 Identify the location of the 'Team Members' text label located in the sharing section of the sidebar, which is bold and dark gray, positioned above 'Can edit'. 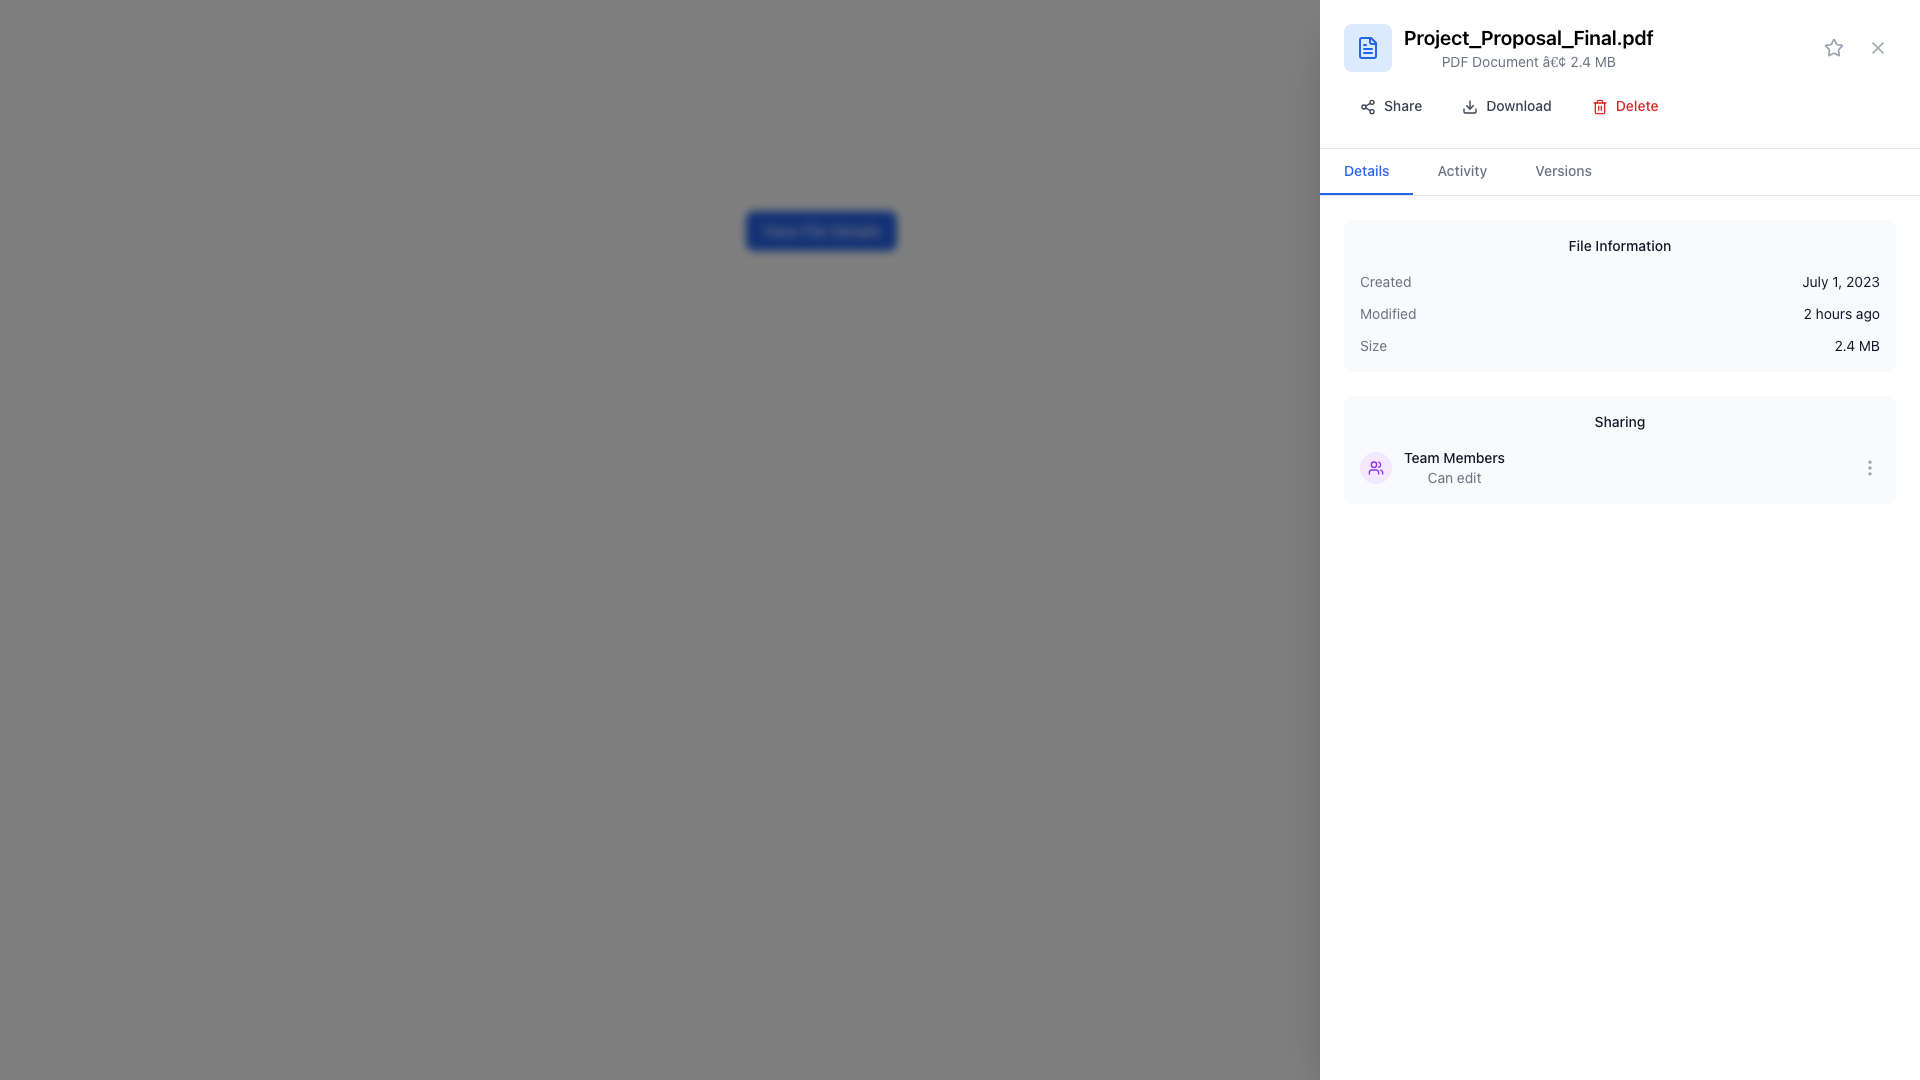
(1454, 458).